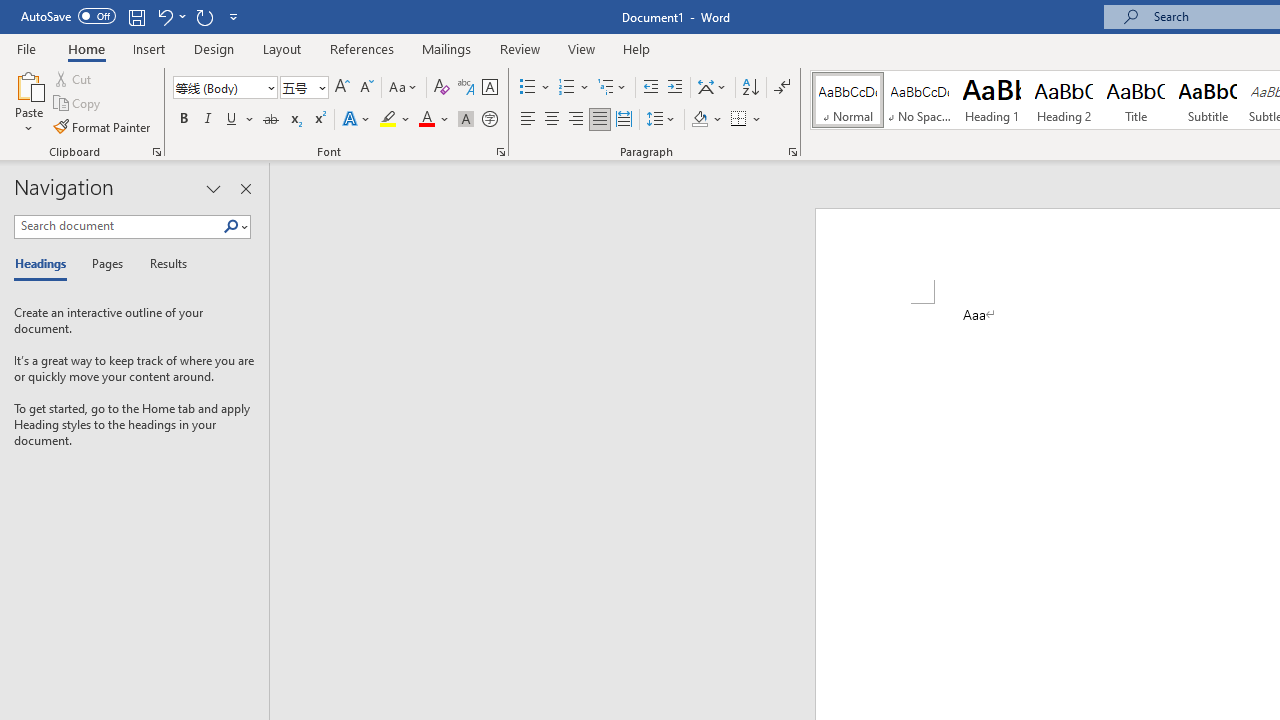 The height and width of the screenshot is (720, 1280). What do you see at coordinates (425, 119) in the screenshot?
I see `'Font Color Red'` at bounding box center [425, 119].